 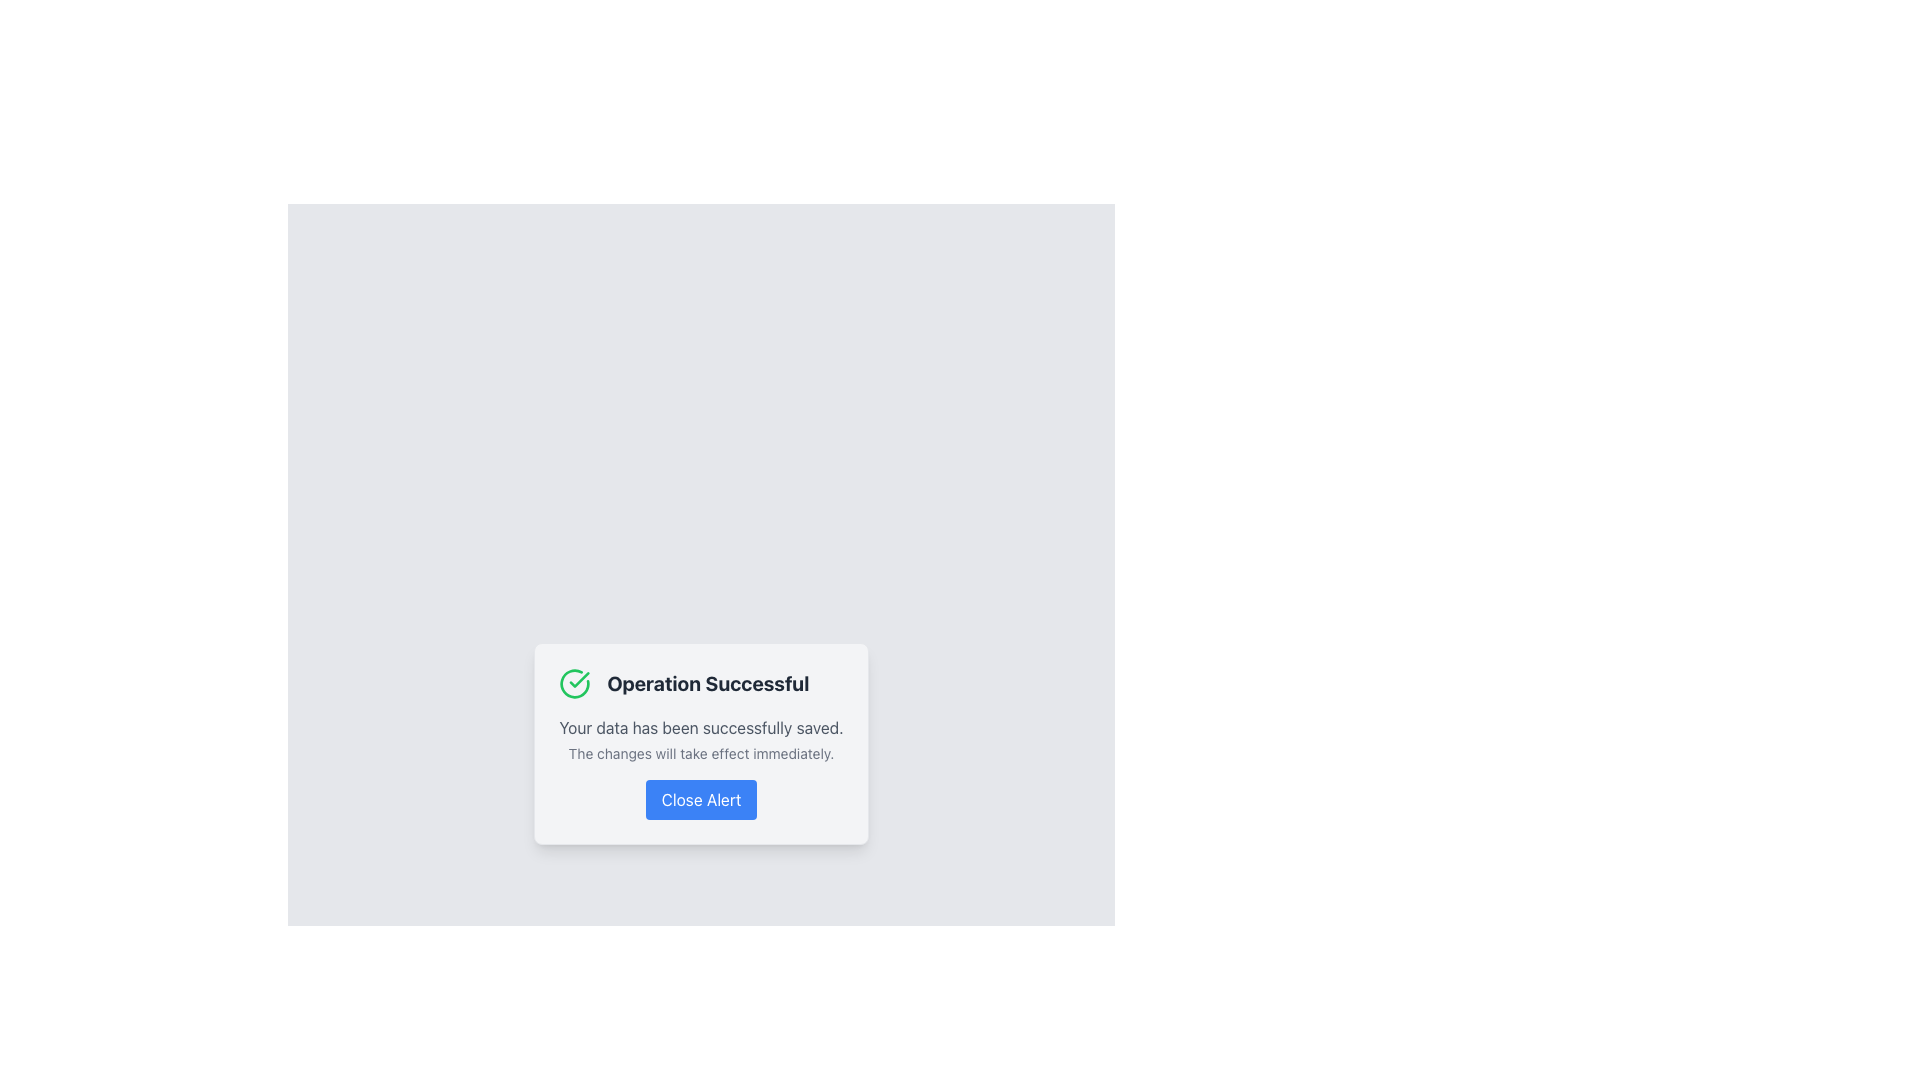 I want to click on the confirmation message text block that indicates a data-saving operation has completed successfully, located in the alert box under the heading 'Operation Successful', so click(x=701, y=740).